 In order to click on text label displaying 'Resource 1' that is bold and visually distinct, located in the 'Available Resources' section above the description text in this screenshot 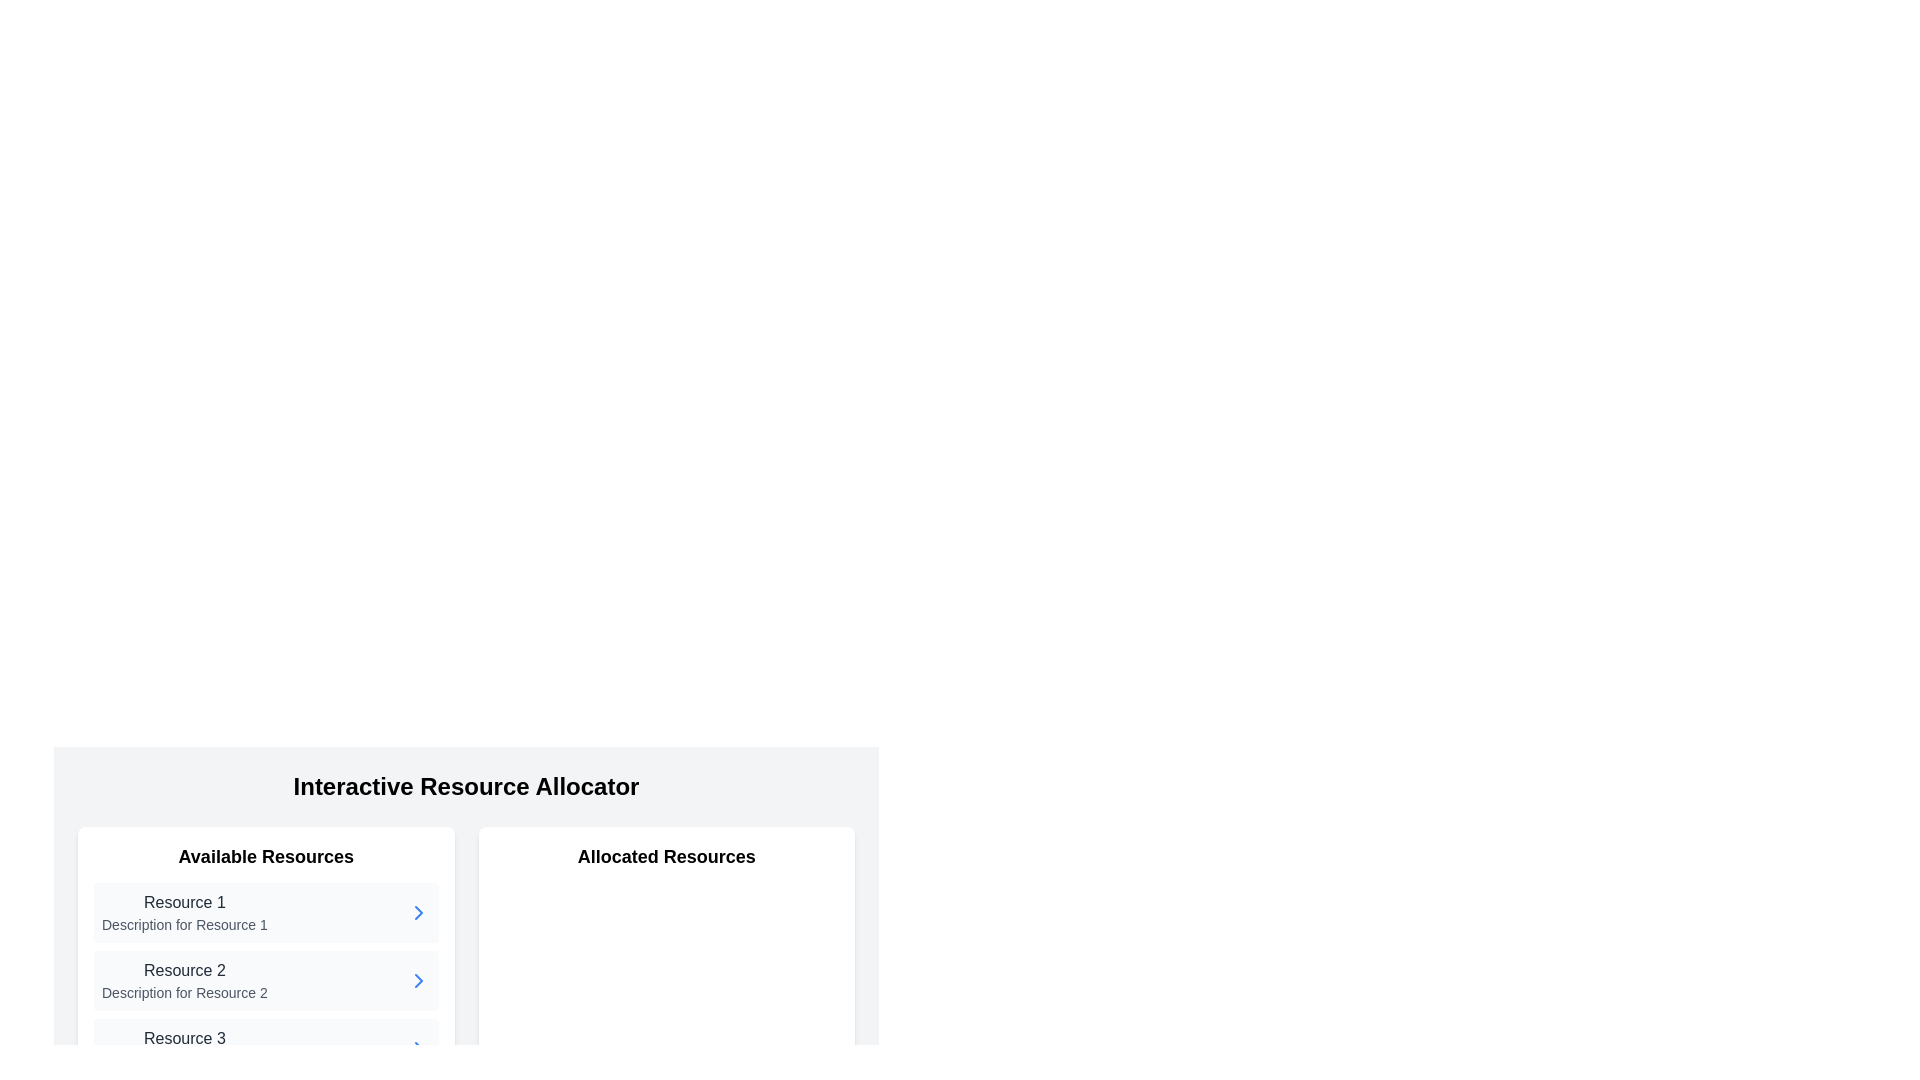, I will do `click(184, 902)`.